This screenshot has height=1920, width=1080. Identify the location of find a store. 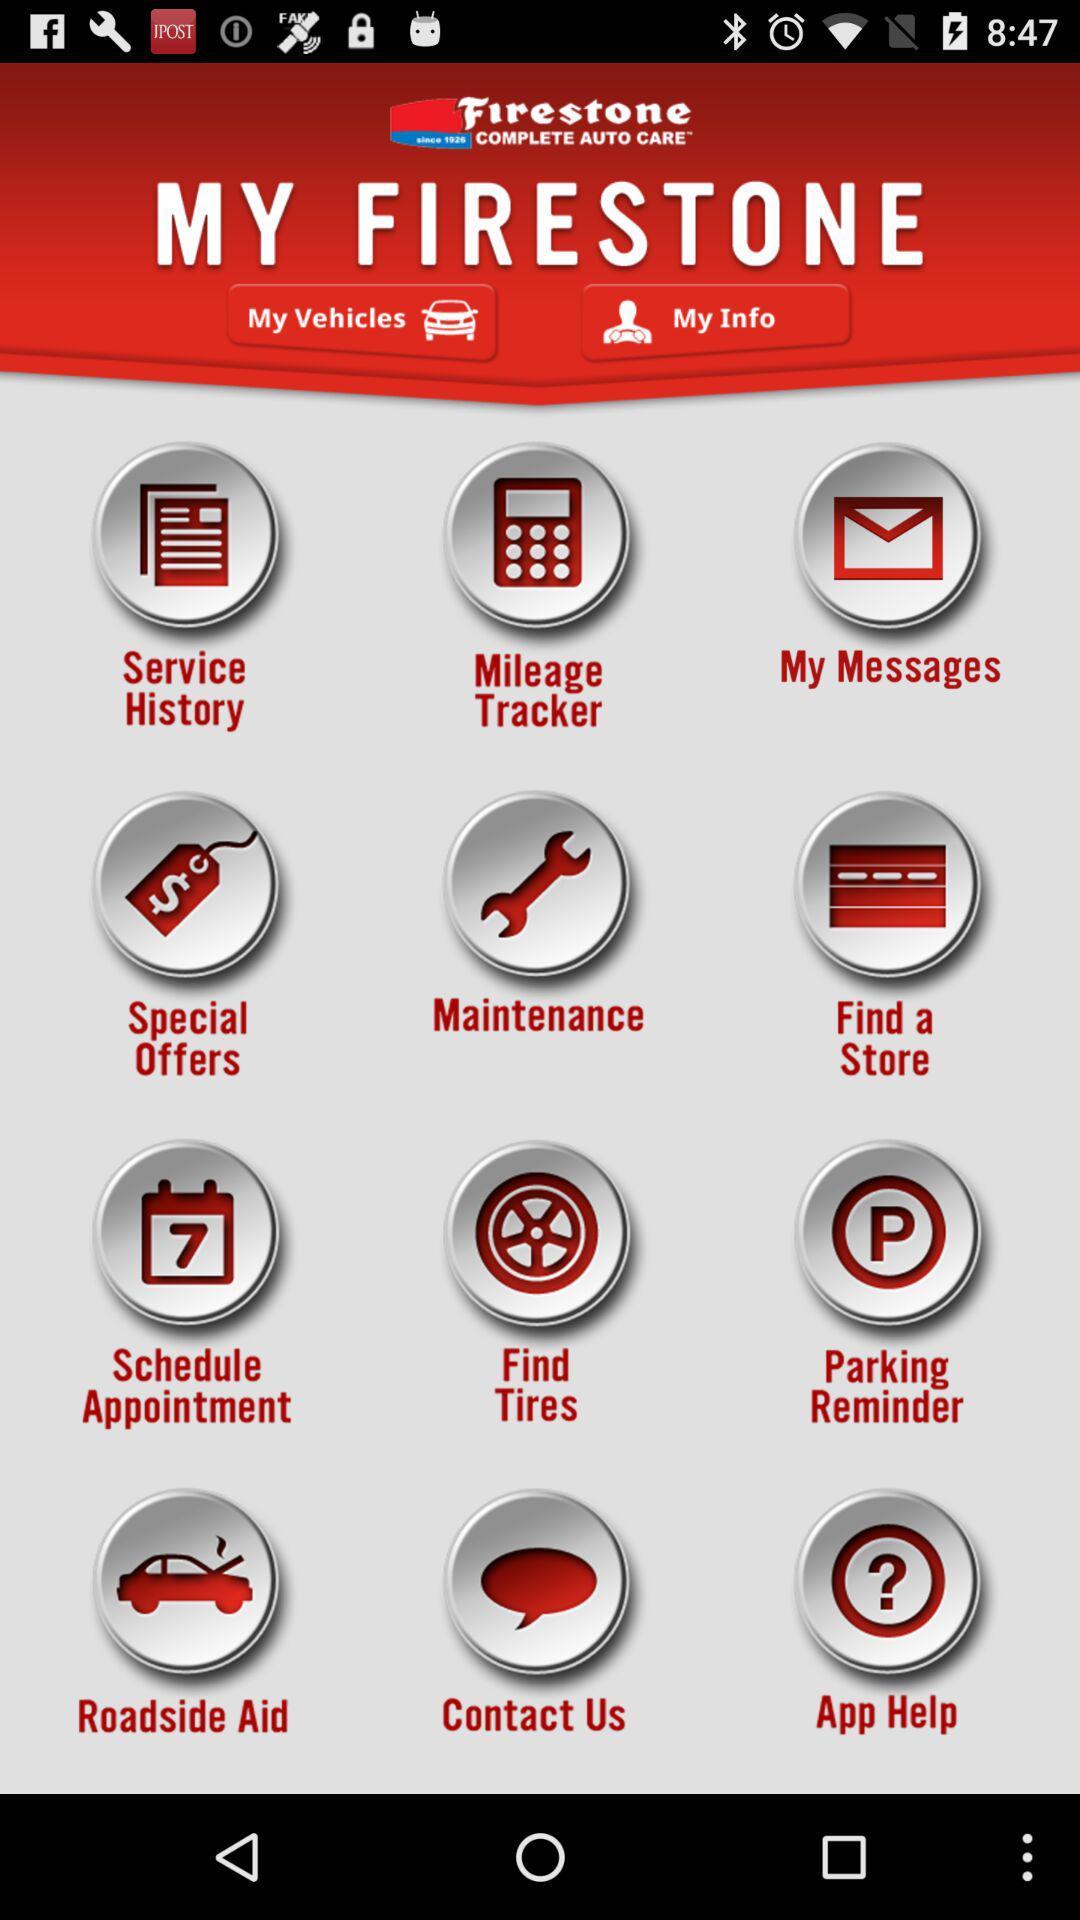
(890, 935).